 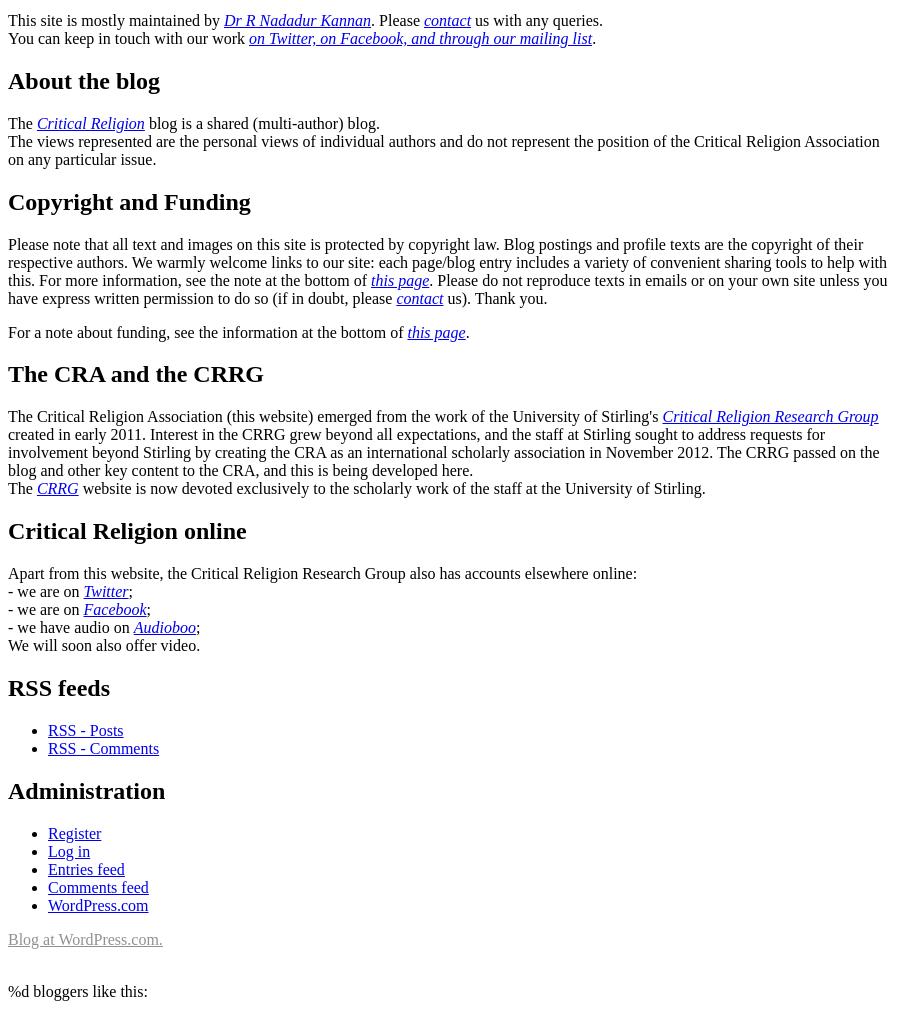 What do you see at coordinates (420, 36) in the screenshot?
I see `'on Twitter, on Facebook, and through our mailing list'` at bounding box center [420, 36].